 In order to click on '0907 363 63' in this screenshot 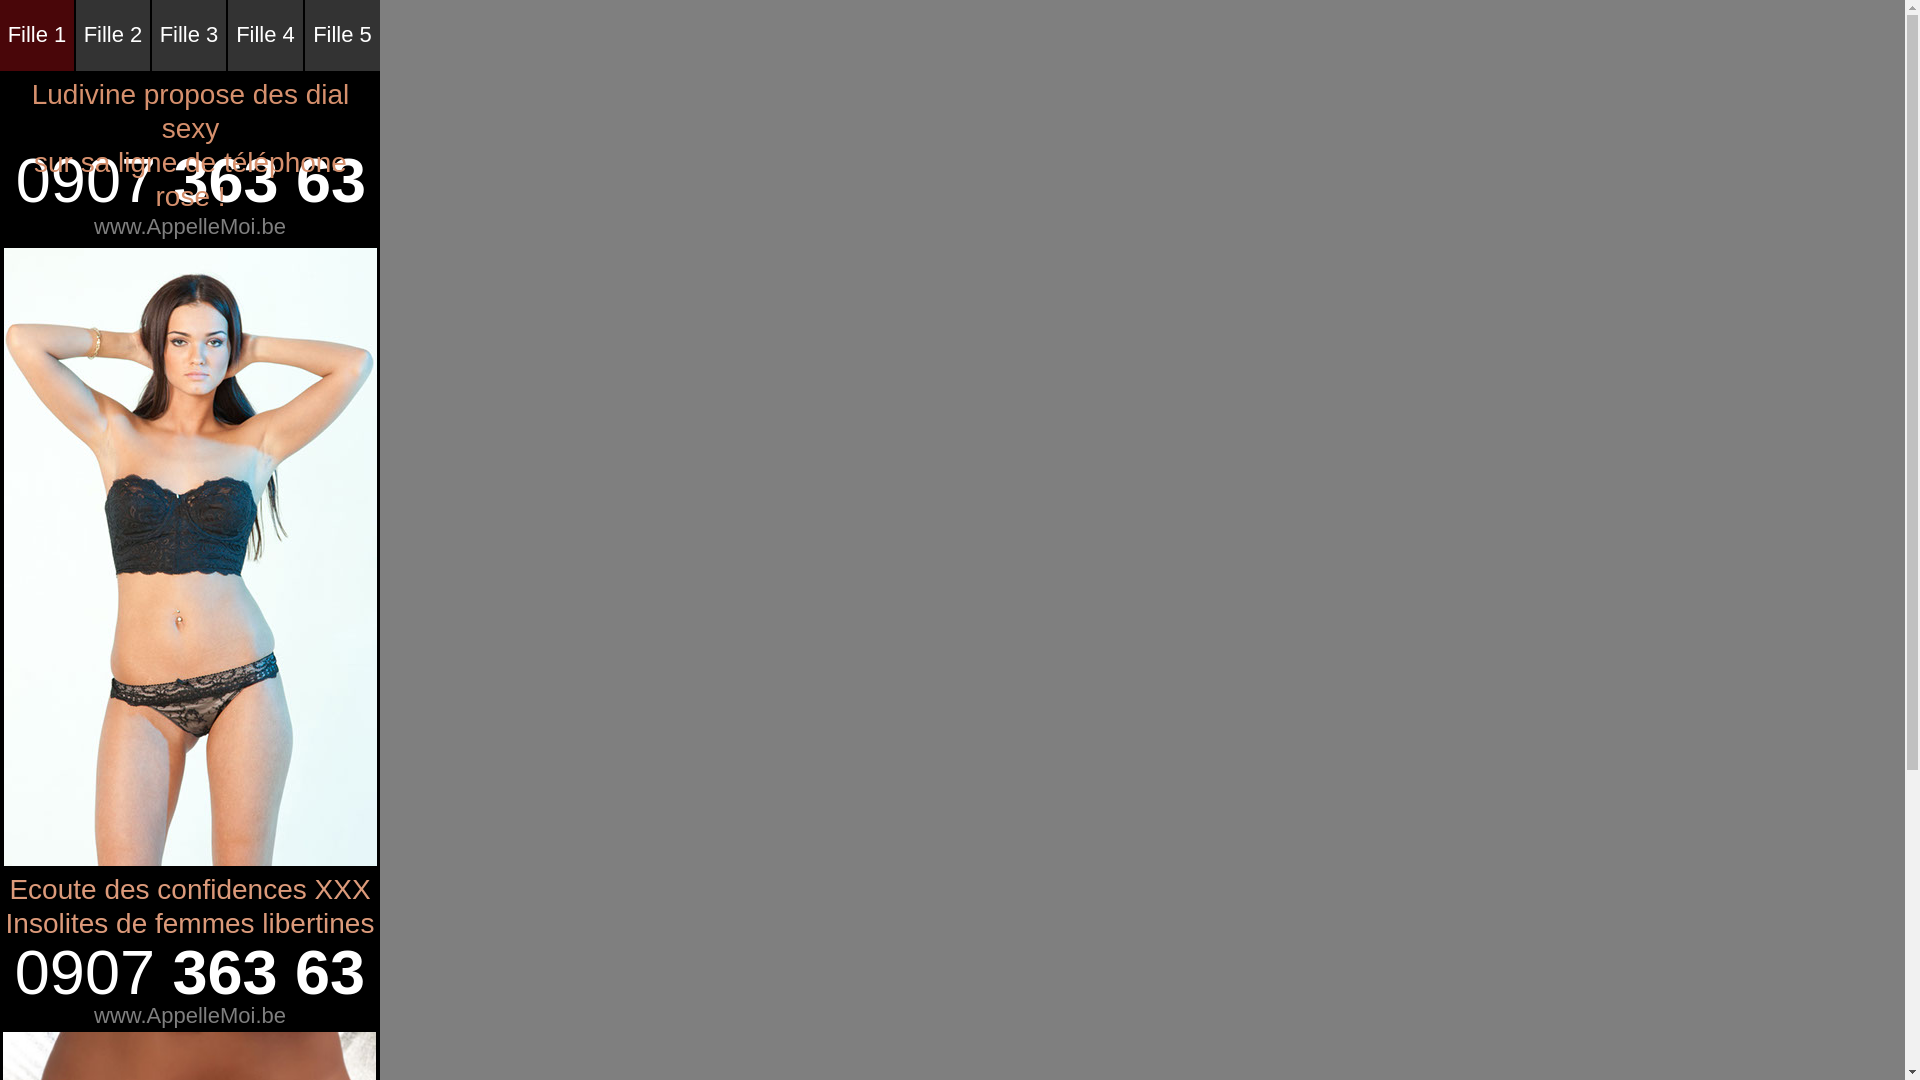, I will do `click(190, 972)`.